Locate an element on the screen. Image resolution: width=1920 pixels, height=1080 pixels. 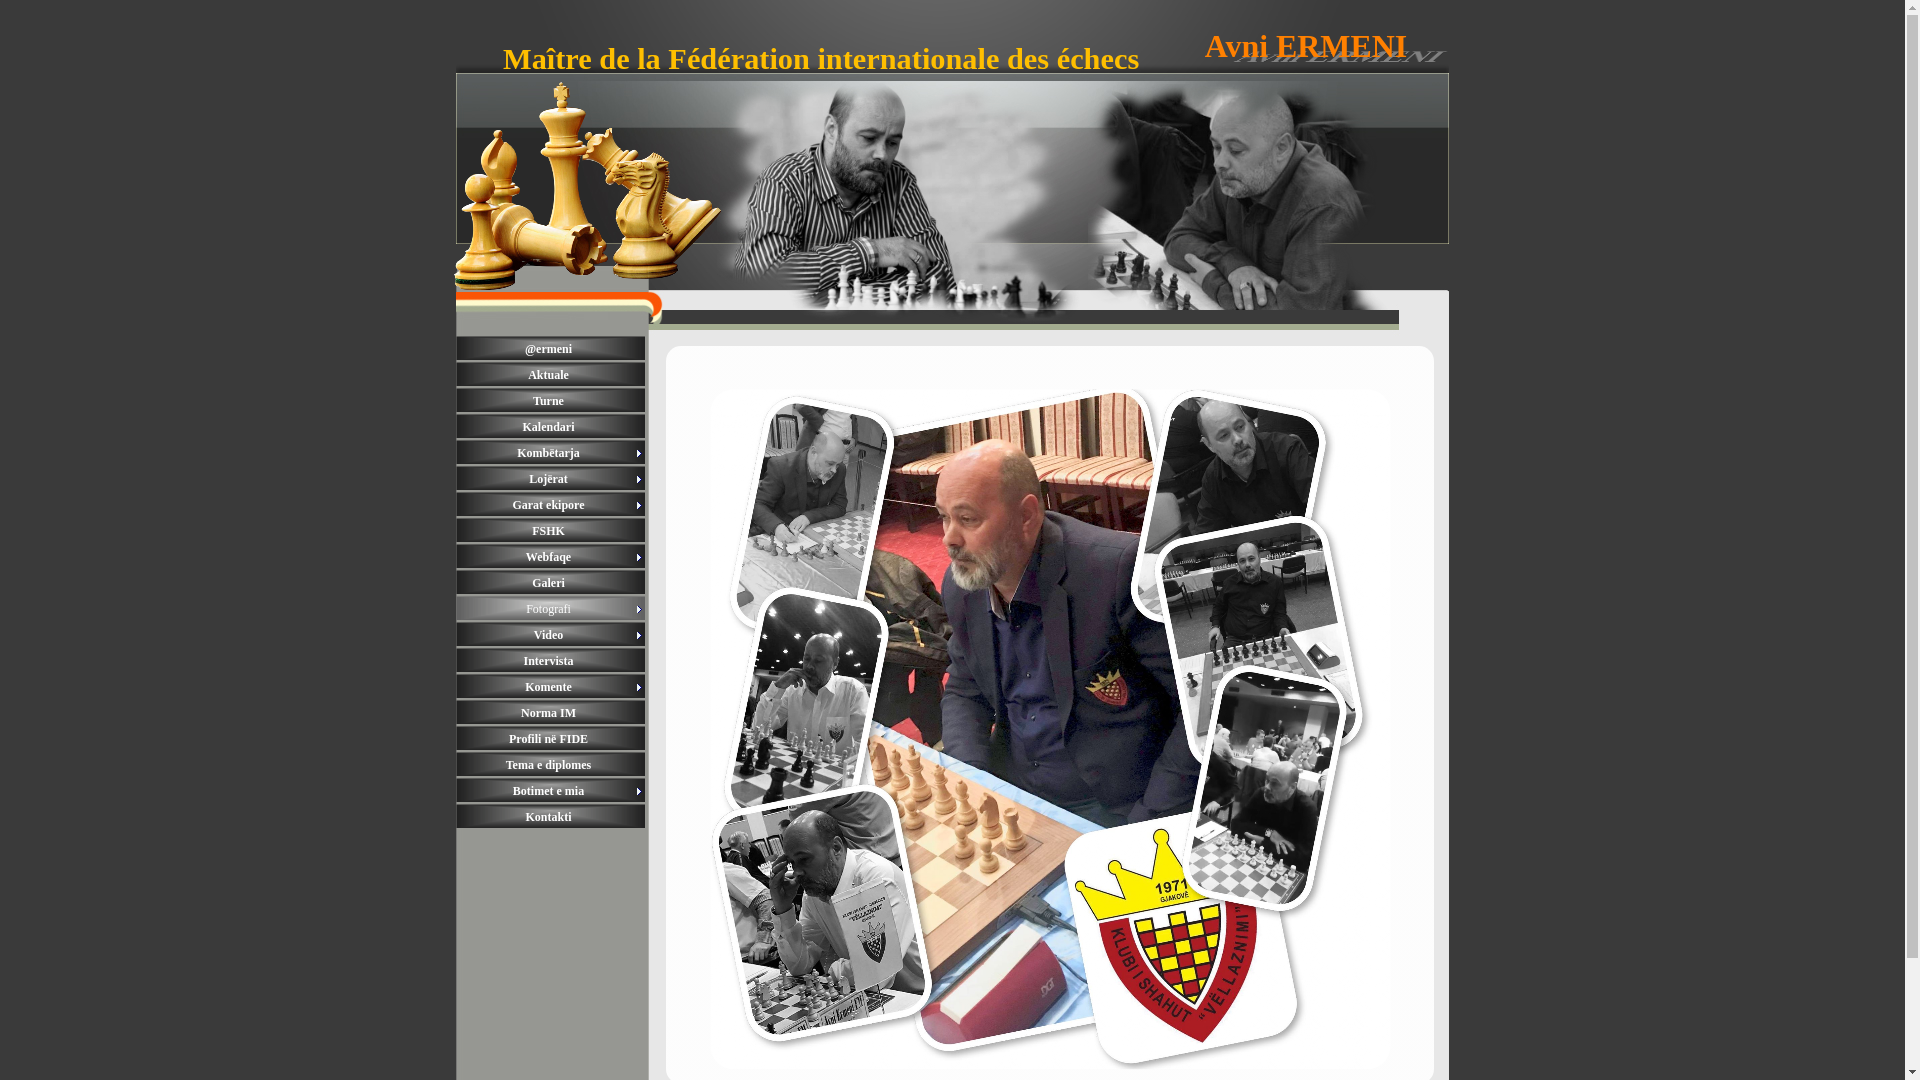
'Turne' is located at coordinates (551, 401).